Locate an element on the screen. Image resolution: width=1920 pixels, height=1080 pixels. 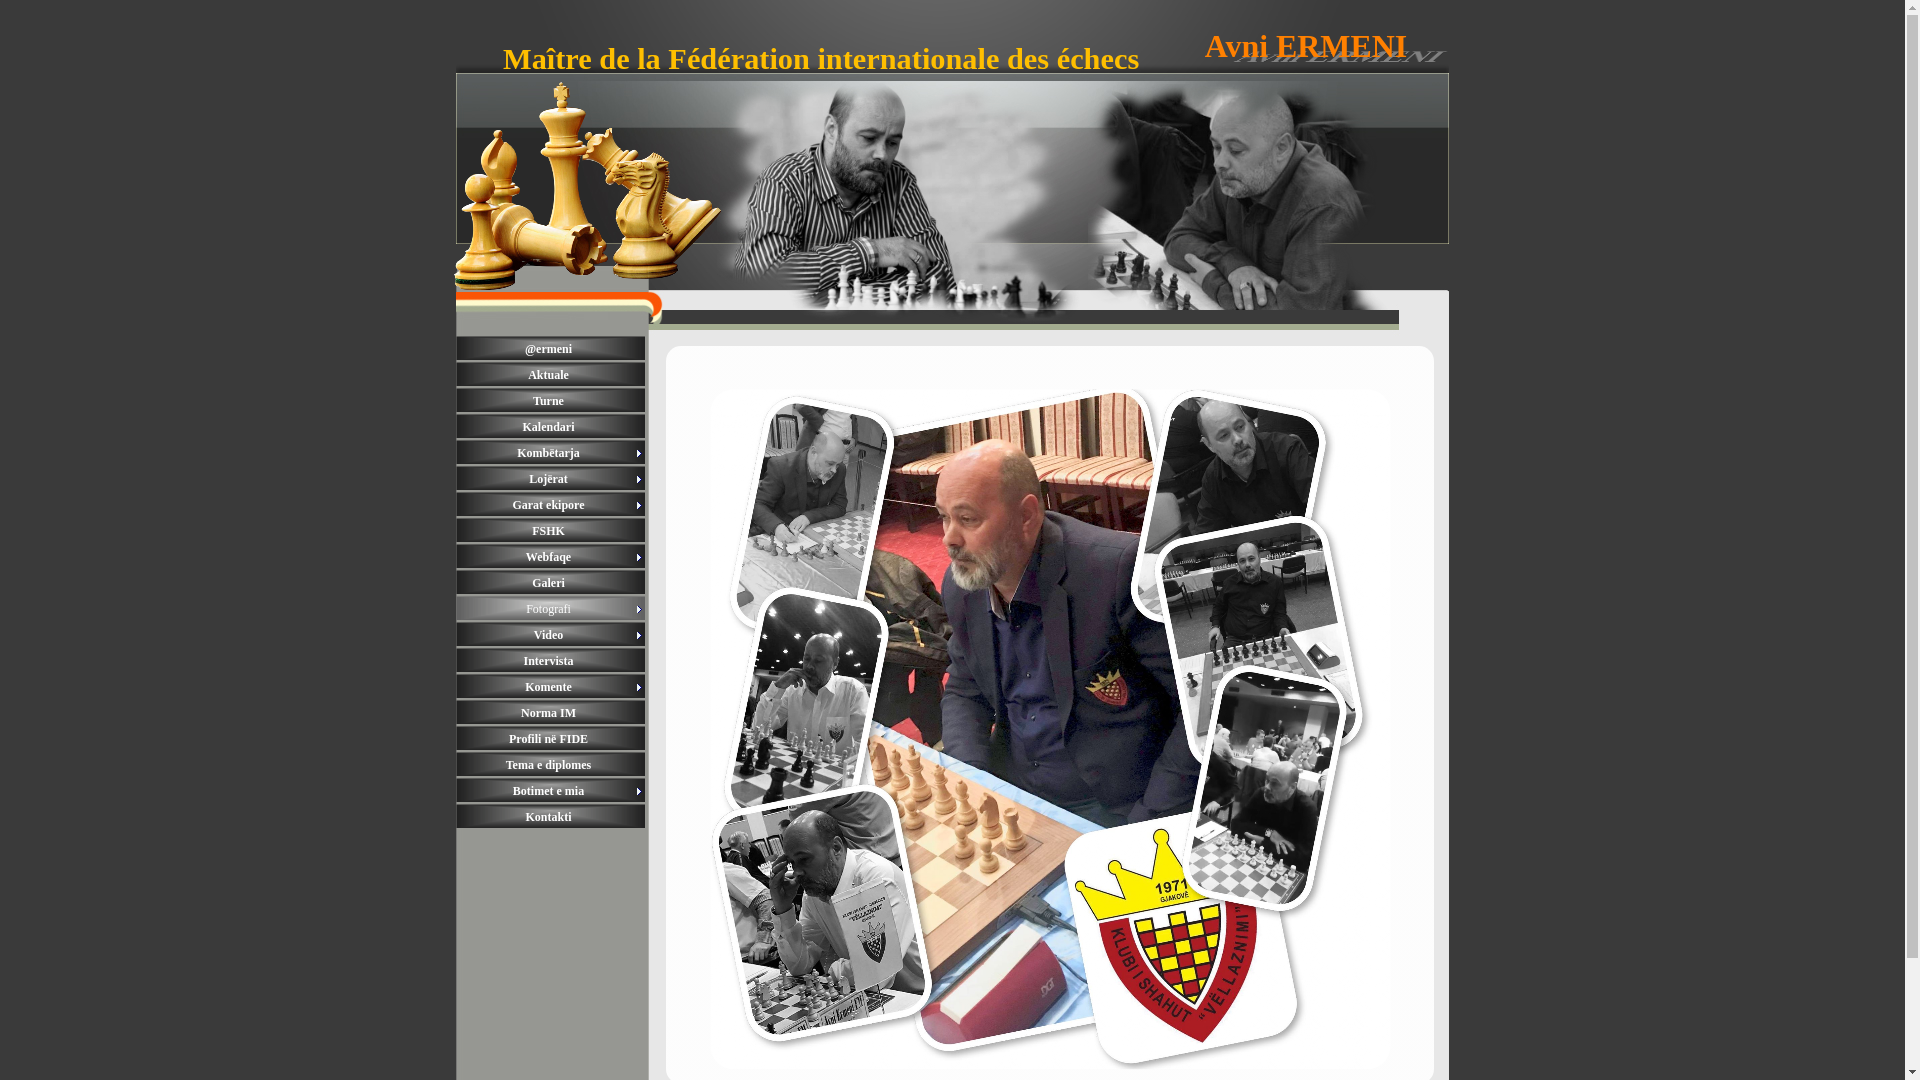
'Turne' is located at coordinates (551, 401).